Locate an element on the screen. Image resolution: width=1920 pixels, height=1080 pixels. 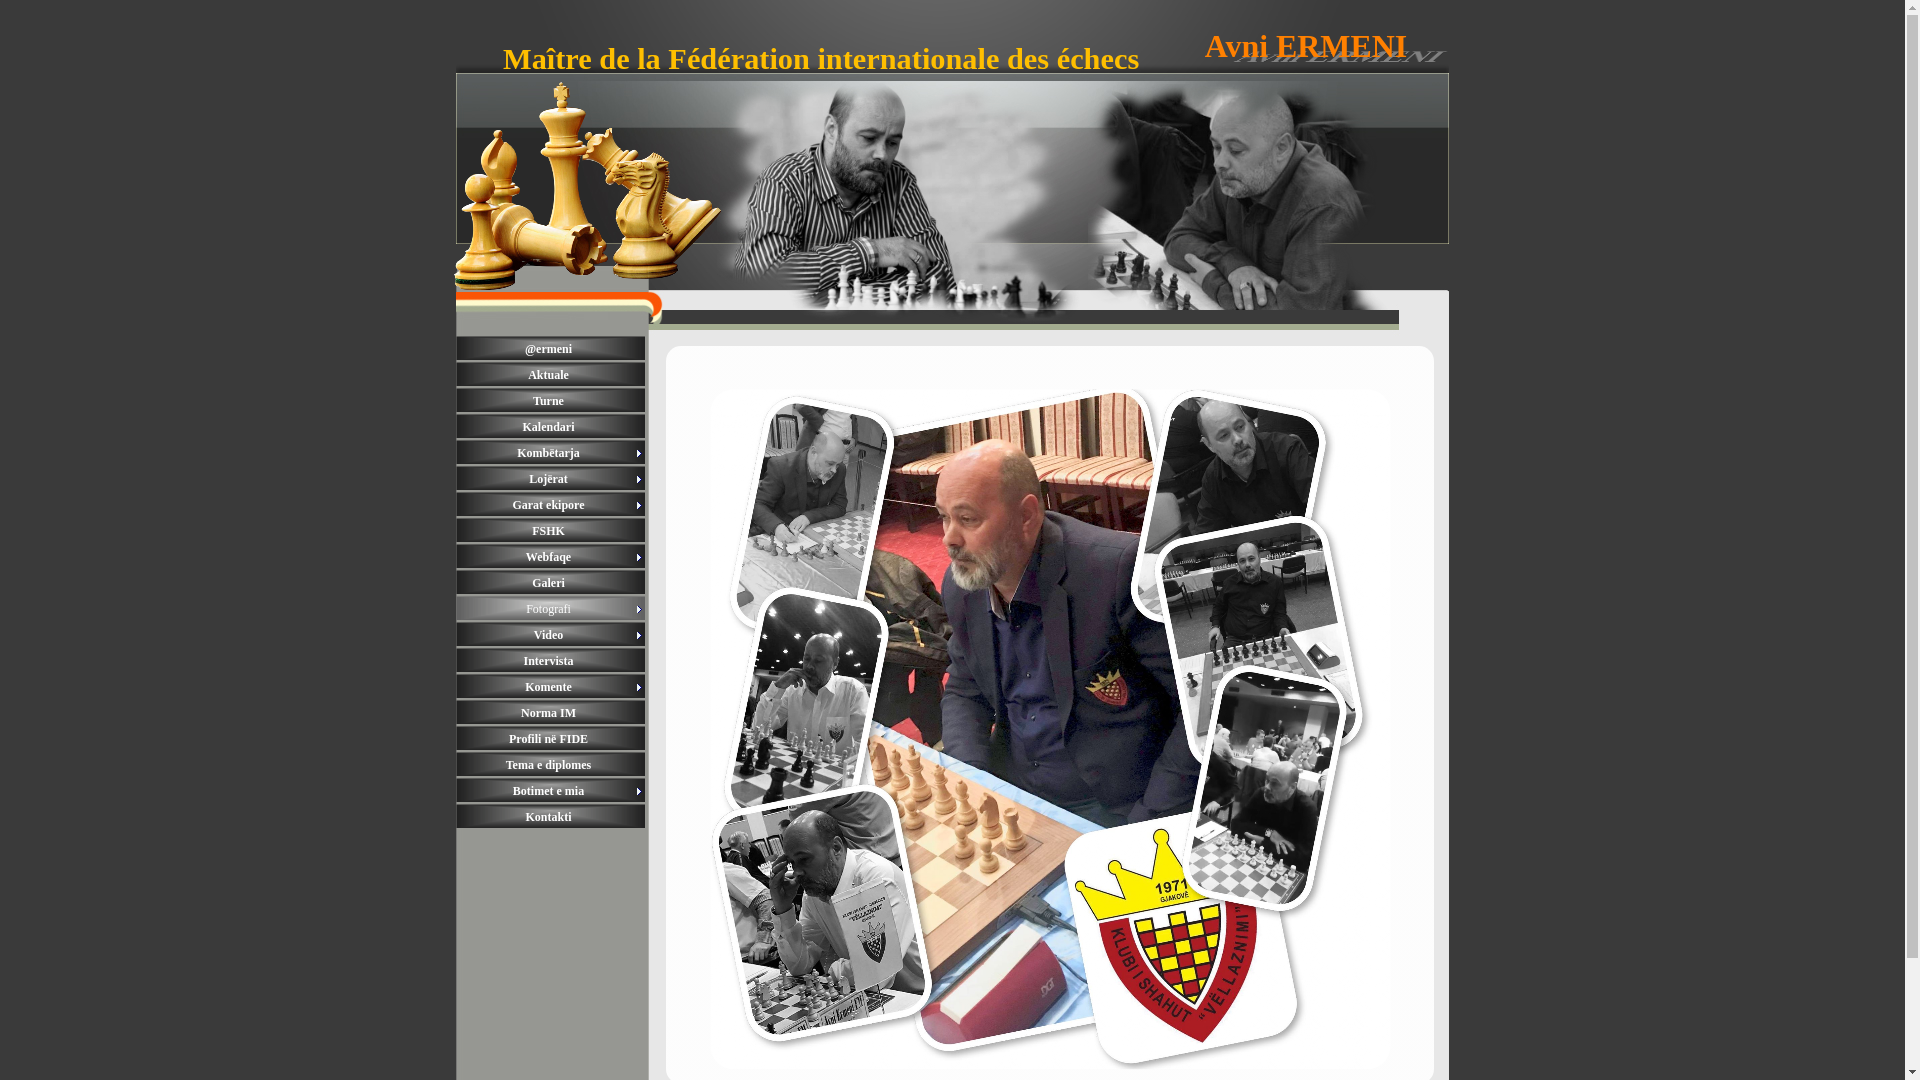
'Turne' is located at coordinates (551, 401).